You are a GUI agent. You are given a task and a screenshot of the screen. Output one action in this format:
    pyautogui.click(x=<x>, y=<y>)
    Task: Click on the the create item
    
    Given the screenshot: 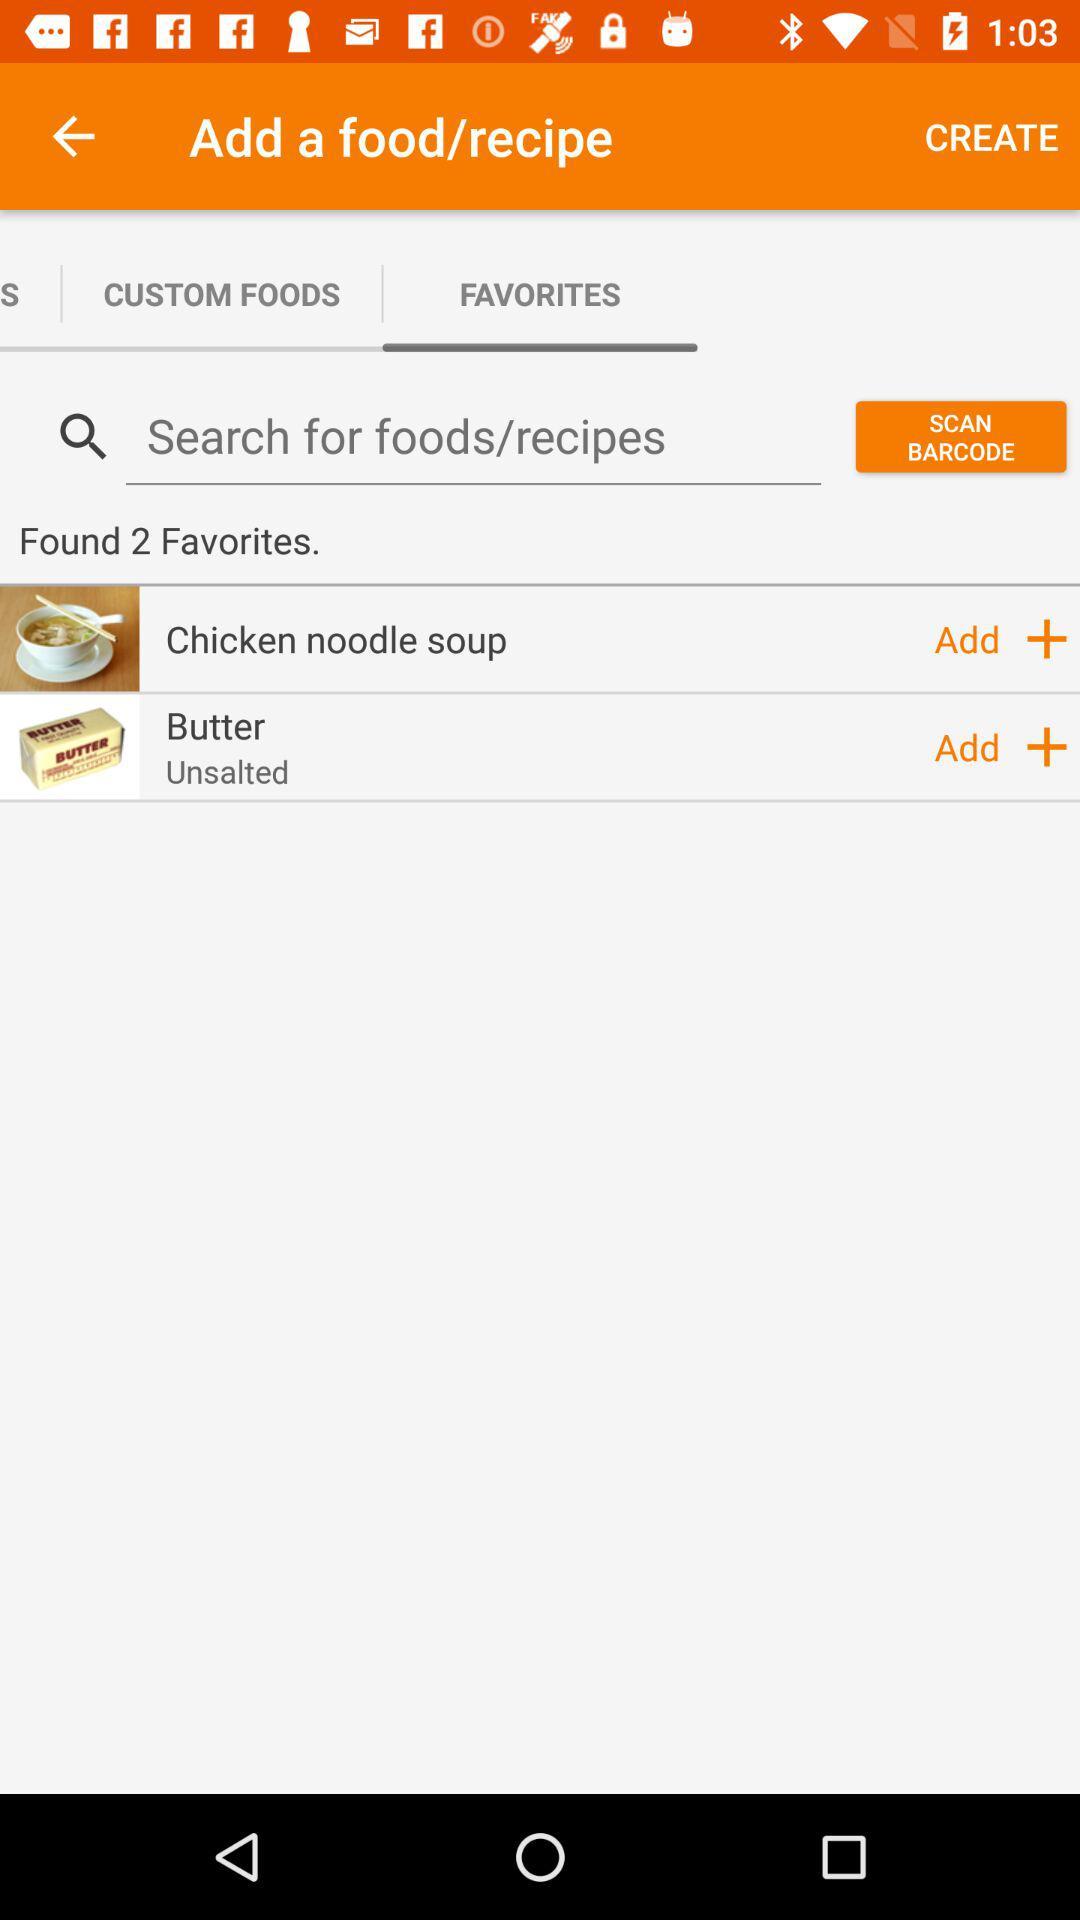 What is the action you would take?
    pyautogui.click(x=991, y=135)
    